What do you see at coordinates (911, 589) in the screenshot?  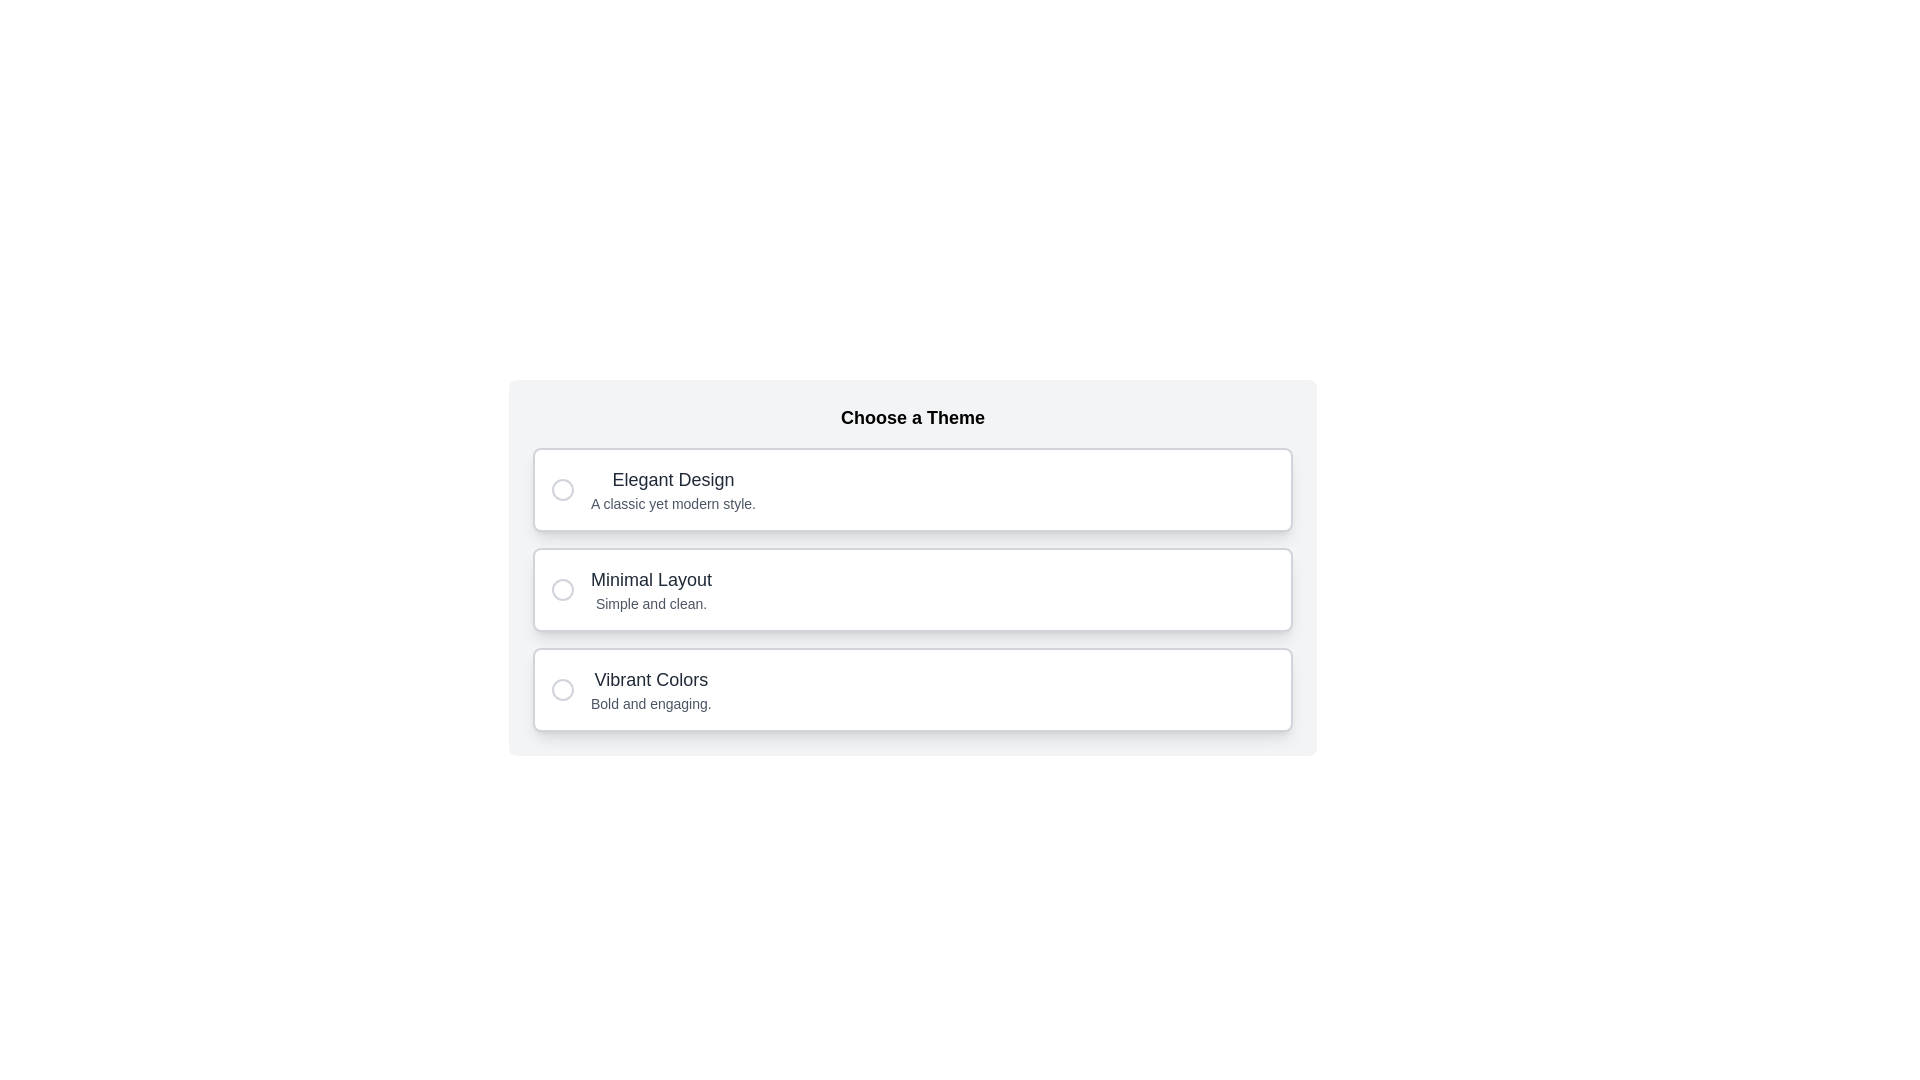 I see `the selectable list item labeled 'Minimal Layout' with the subtitle 'Simple and clean.'` at bounding box center [911, 589].